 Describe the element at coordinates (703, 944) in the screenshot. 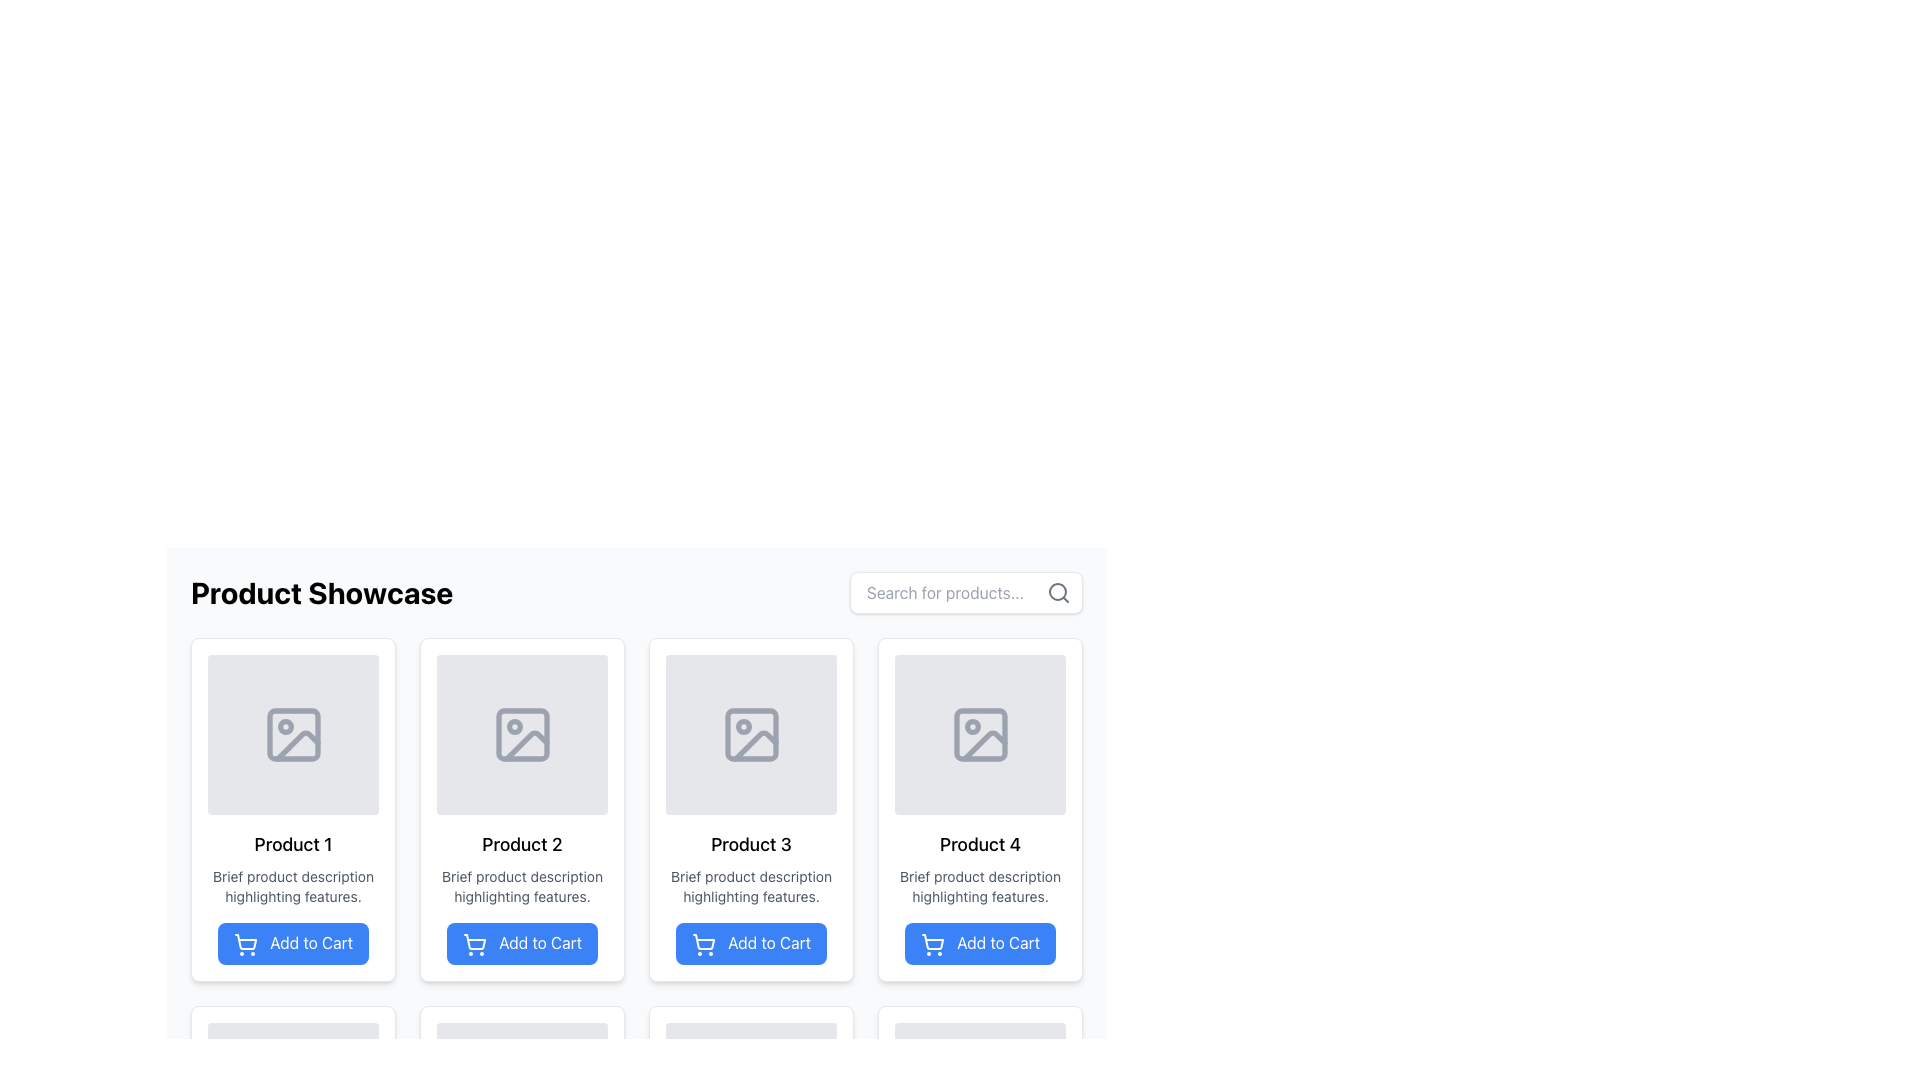

I see `the 'Add to Cart' button associated with the third product card in the 'Product Showcase' section, which contains an icon representing the action of adding a product to the cart` at that location.